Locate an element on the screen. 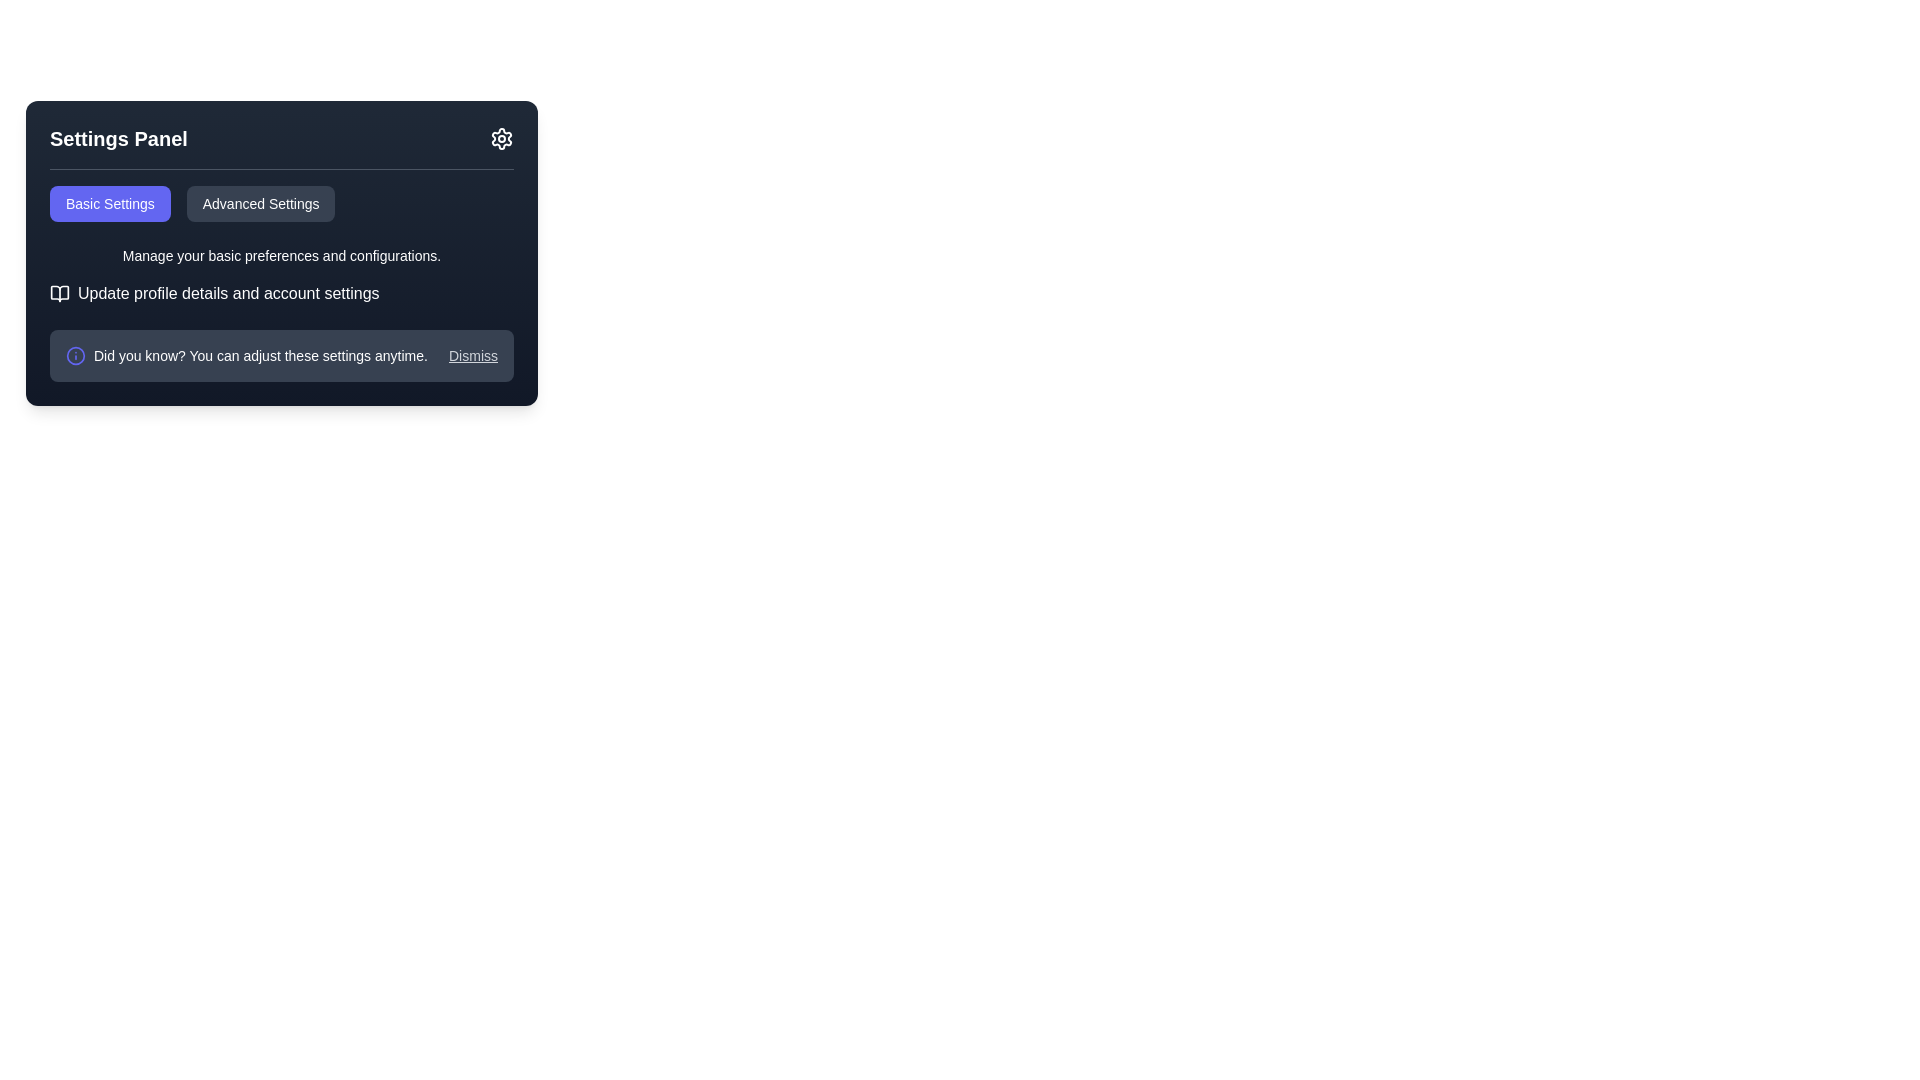  the informational text block that contains the message 'Did you know? You can adjust these settings anytime.' and an information icon, positioned at the bottom of the settings panel is located at coordinates (245, 354).